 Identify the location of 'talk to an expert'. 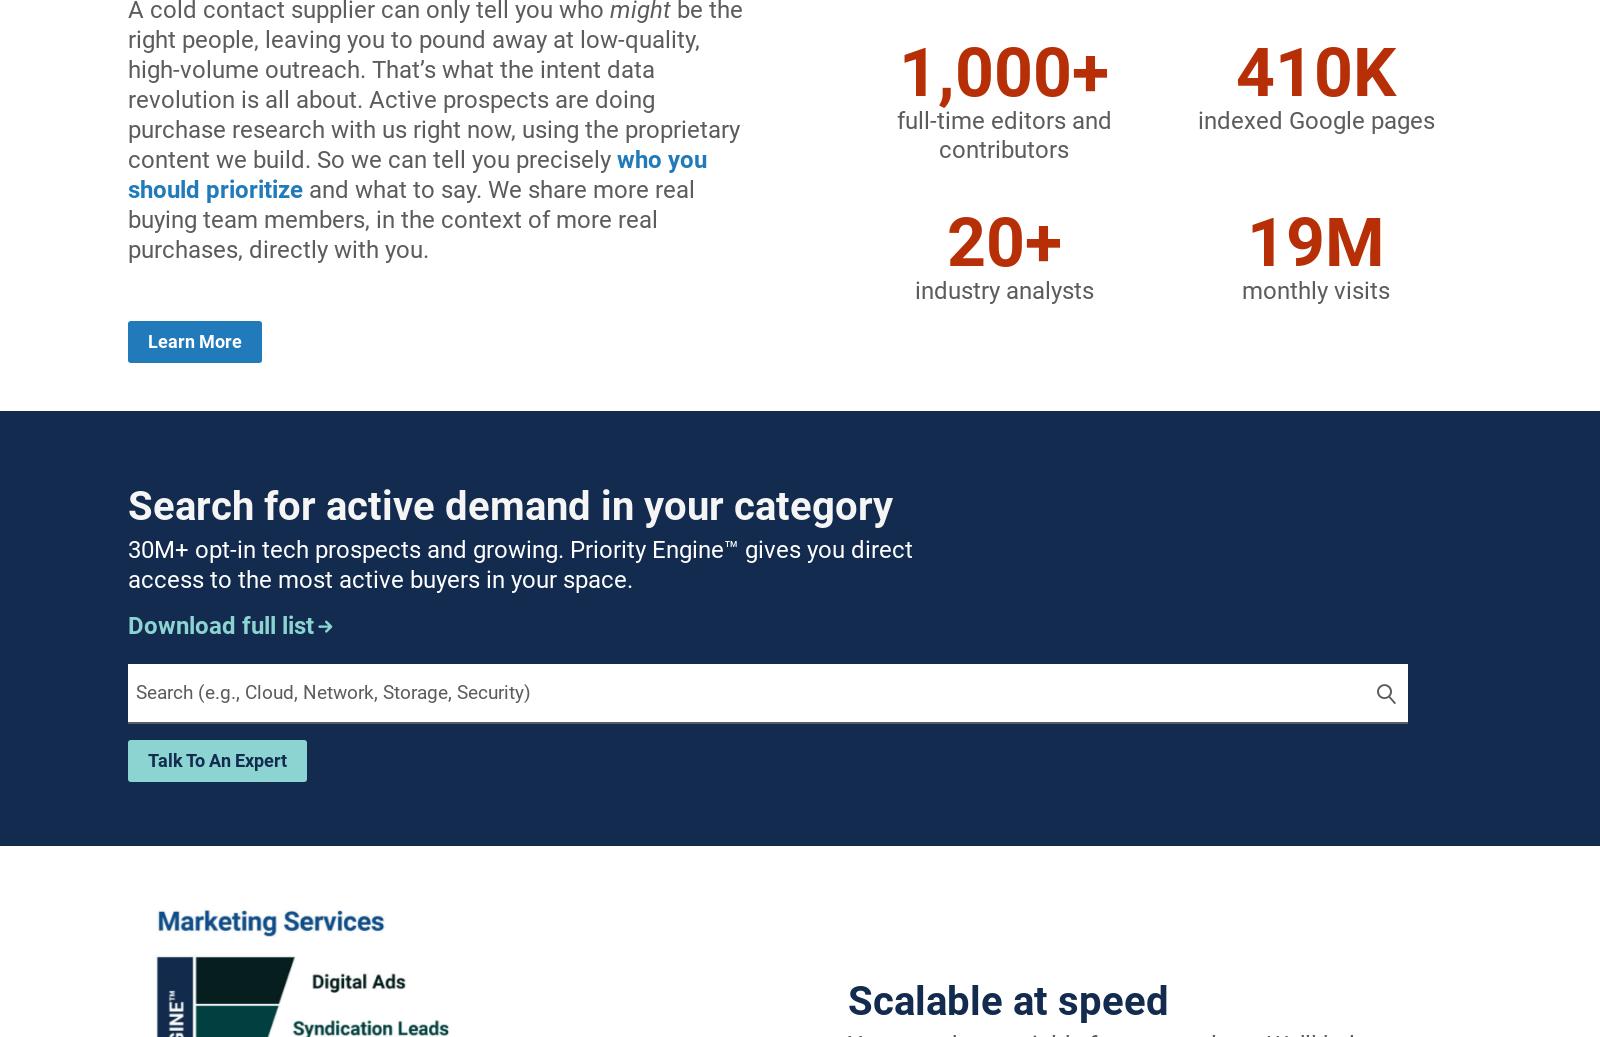
(217, 759).